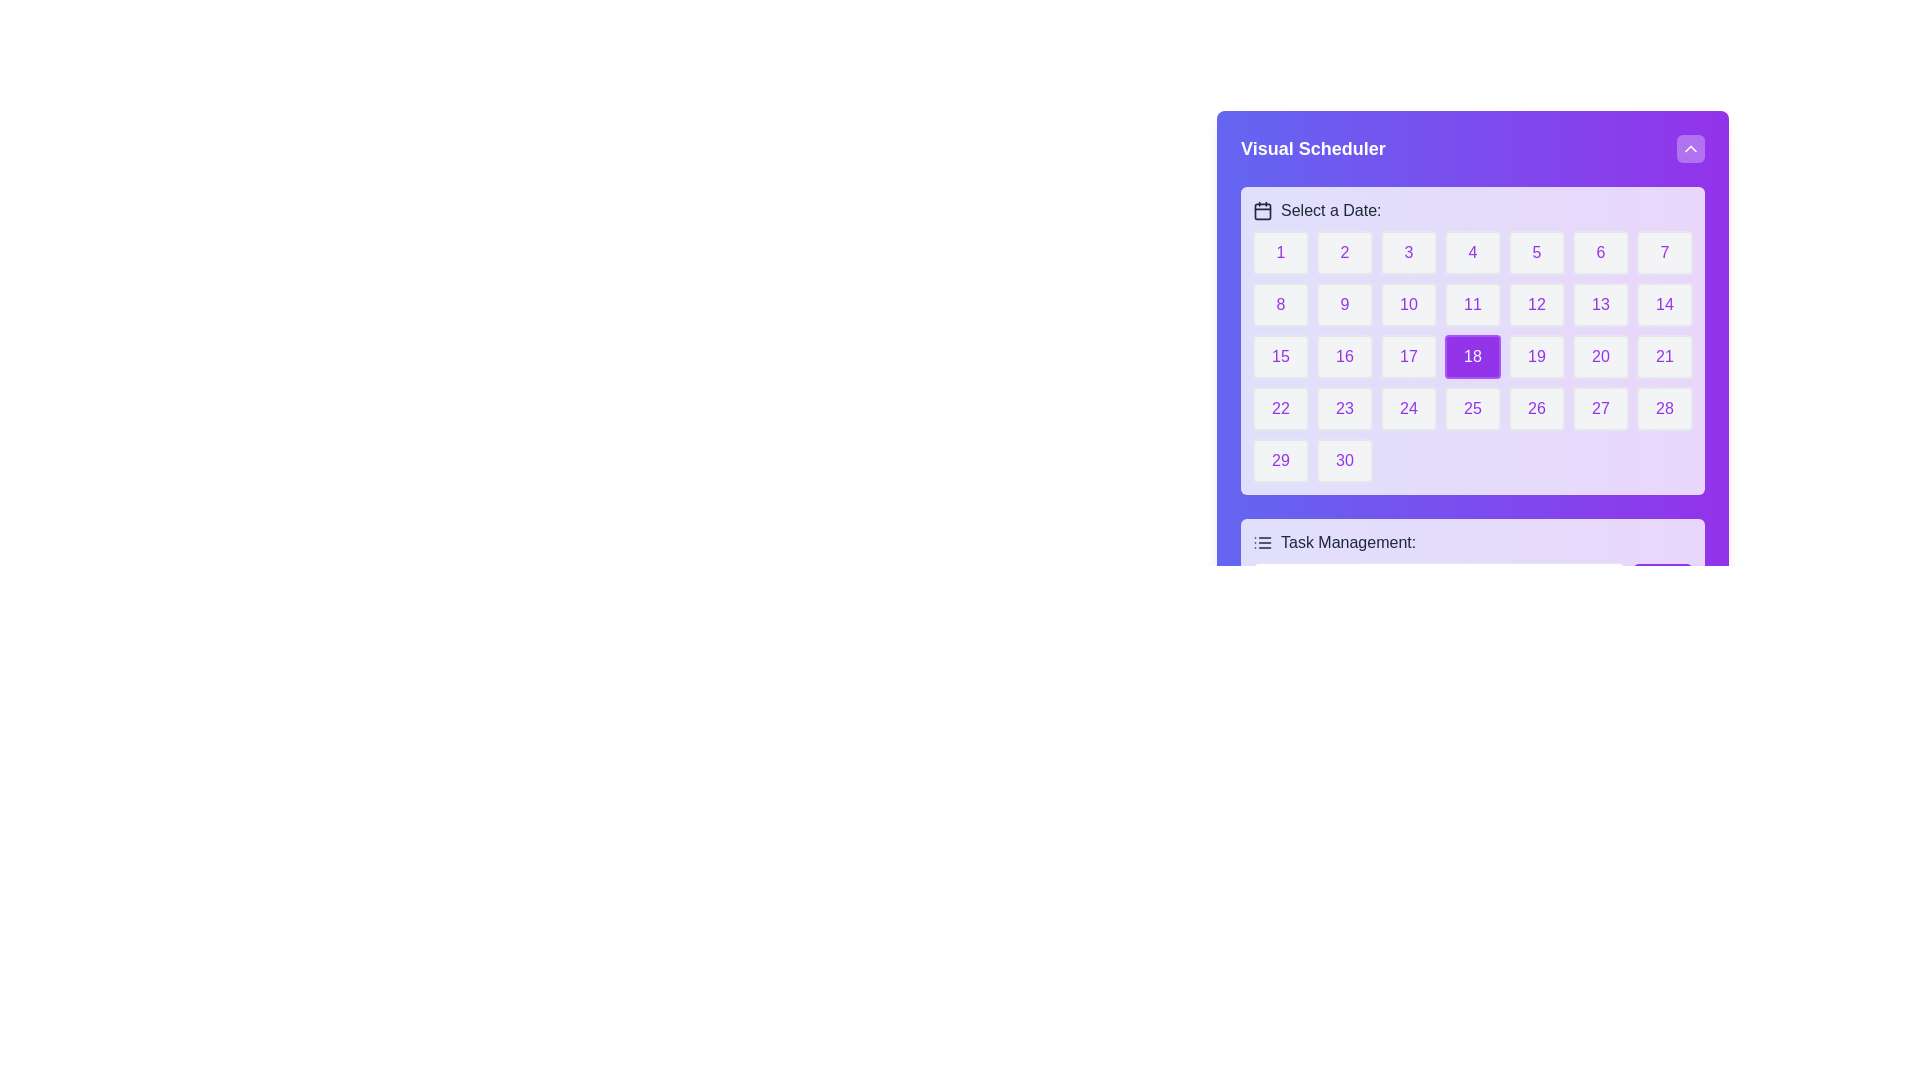 This screenshot has height=1080, width=1920. I want to click on the selectable calendar date '6' within the calendar grid, so click(1601, 252).